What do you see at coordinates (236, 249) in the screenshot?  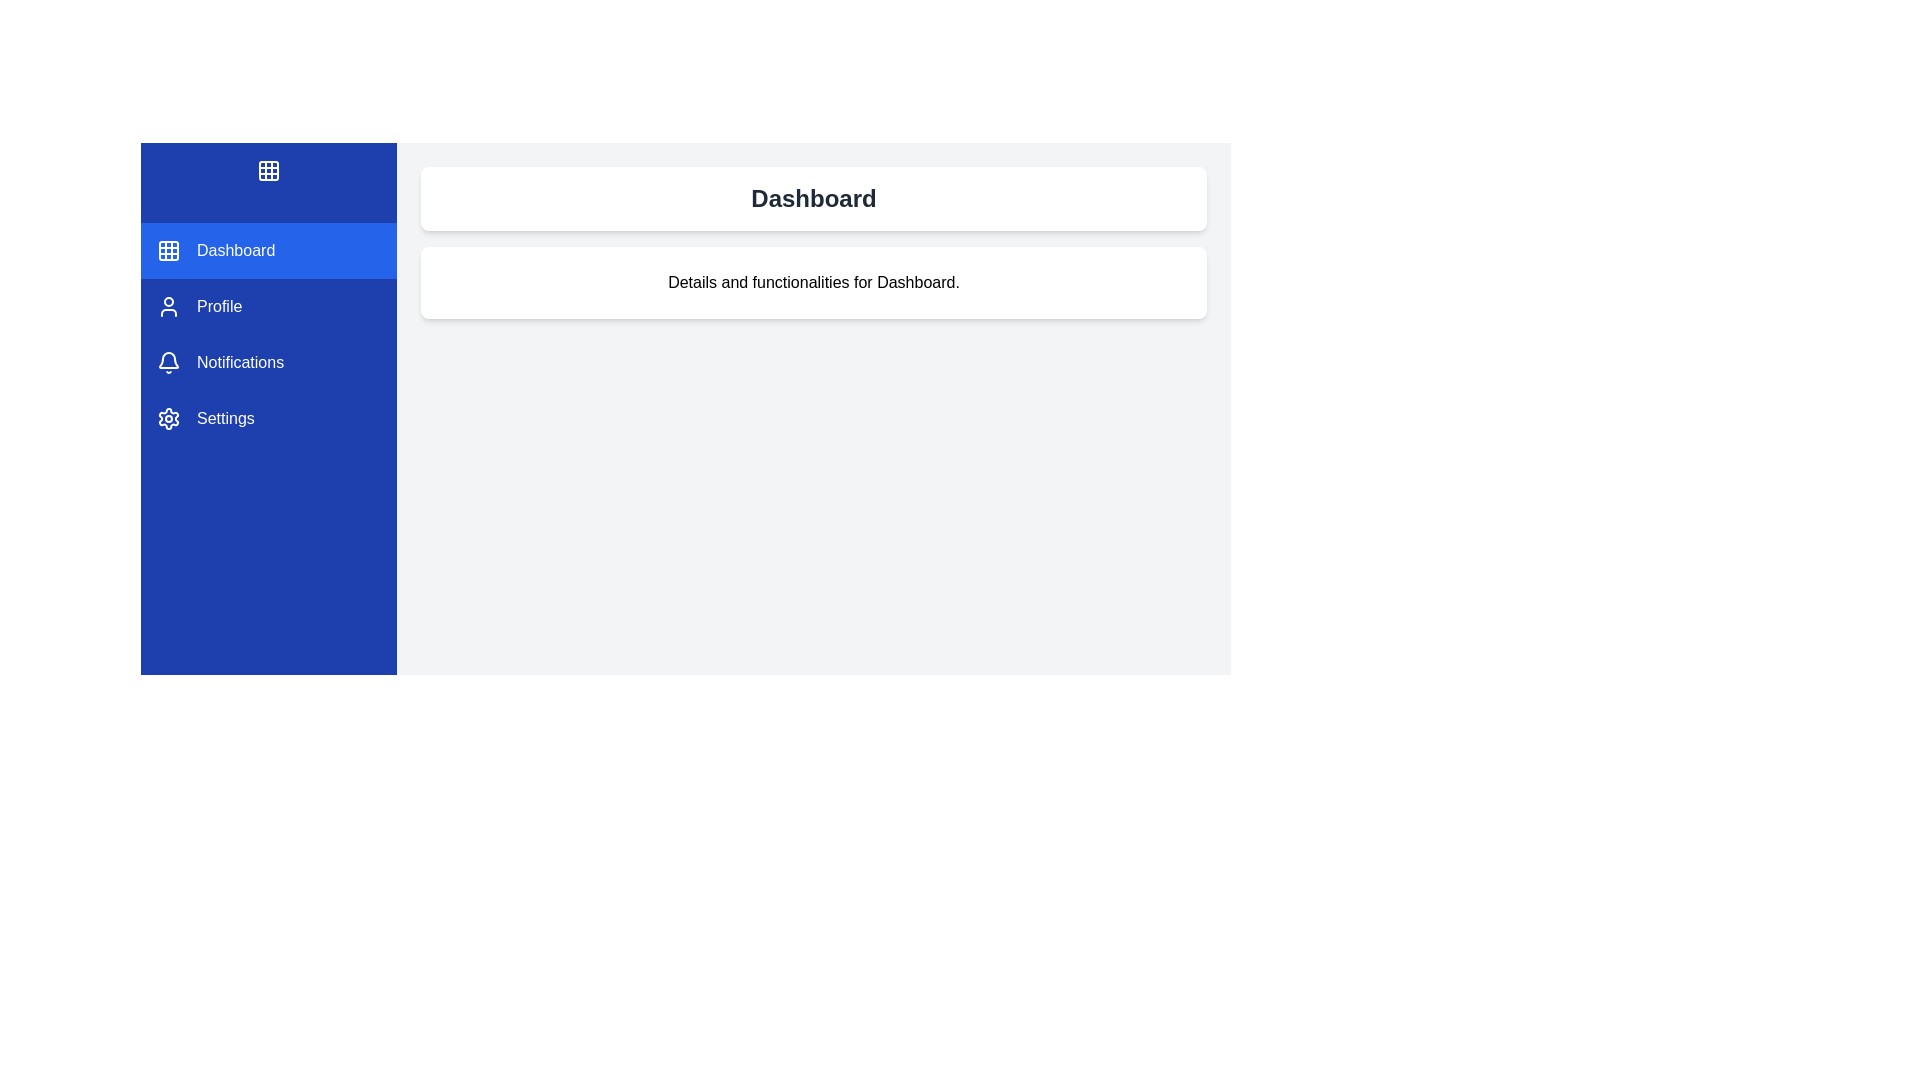 I see `the 'Dashboard' text label in the vertical navigation panel` at bounding box center [236, 249].